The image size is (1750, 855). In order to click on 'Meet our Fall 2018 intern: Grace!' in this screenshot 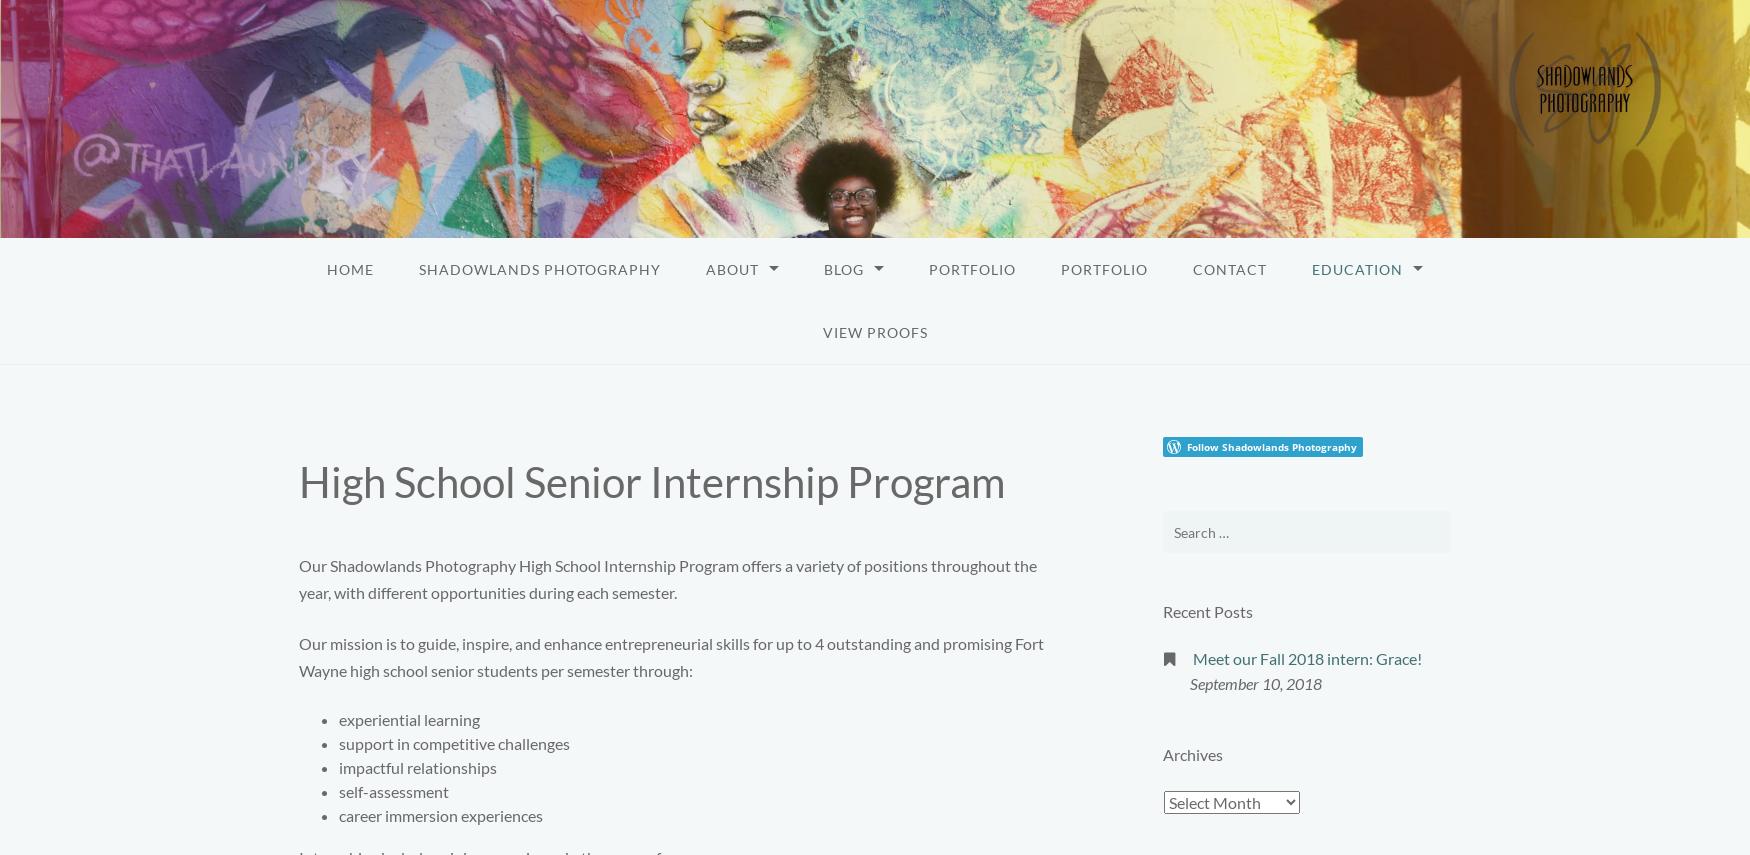, I will do `click(1306, 658)`.